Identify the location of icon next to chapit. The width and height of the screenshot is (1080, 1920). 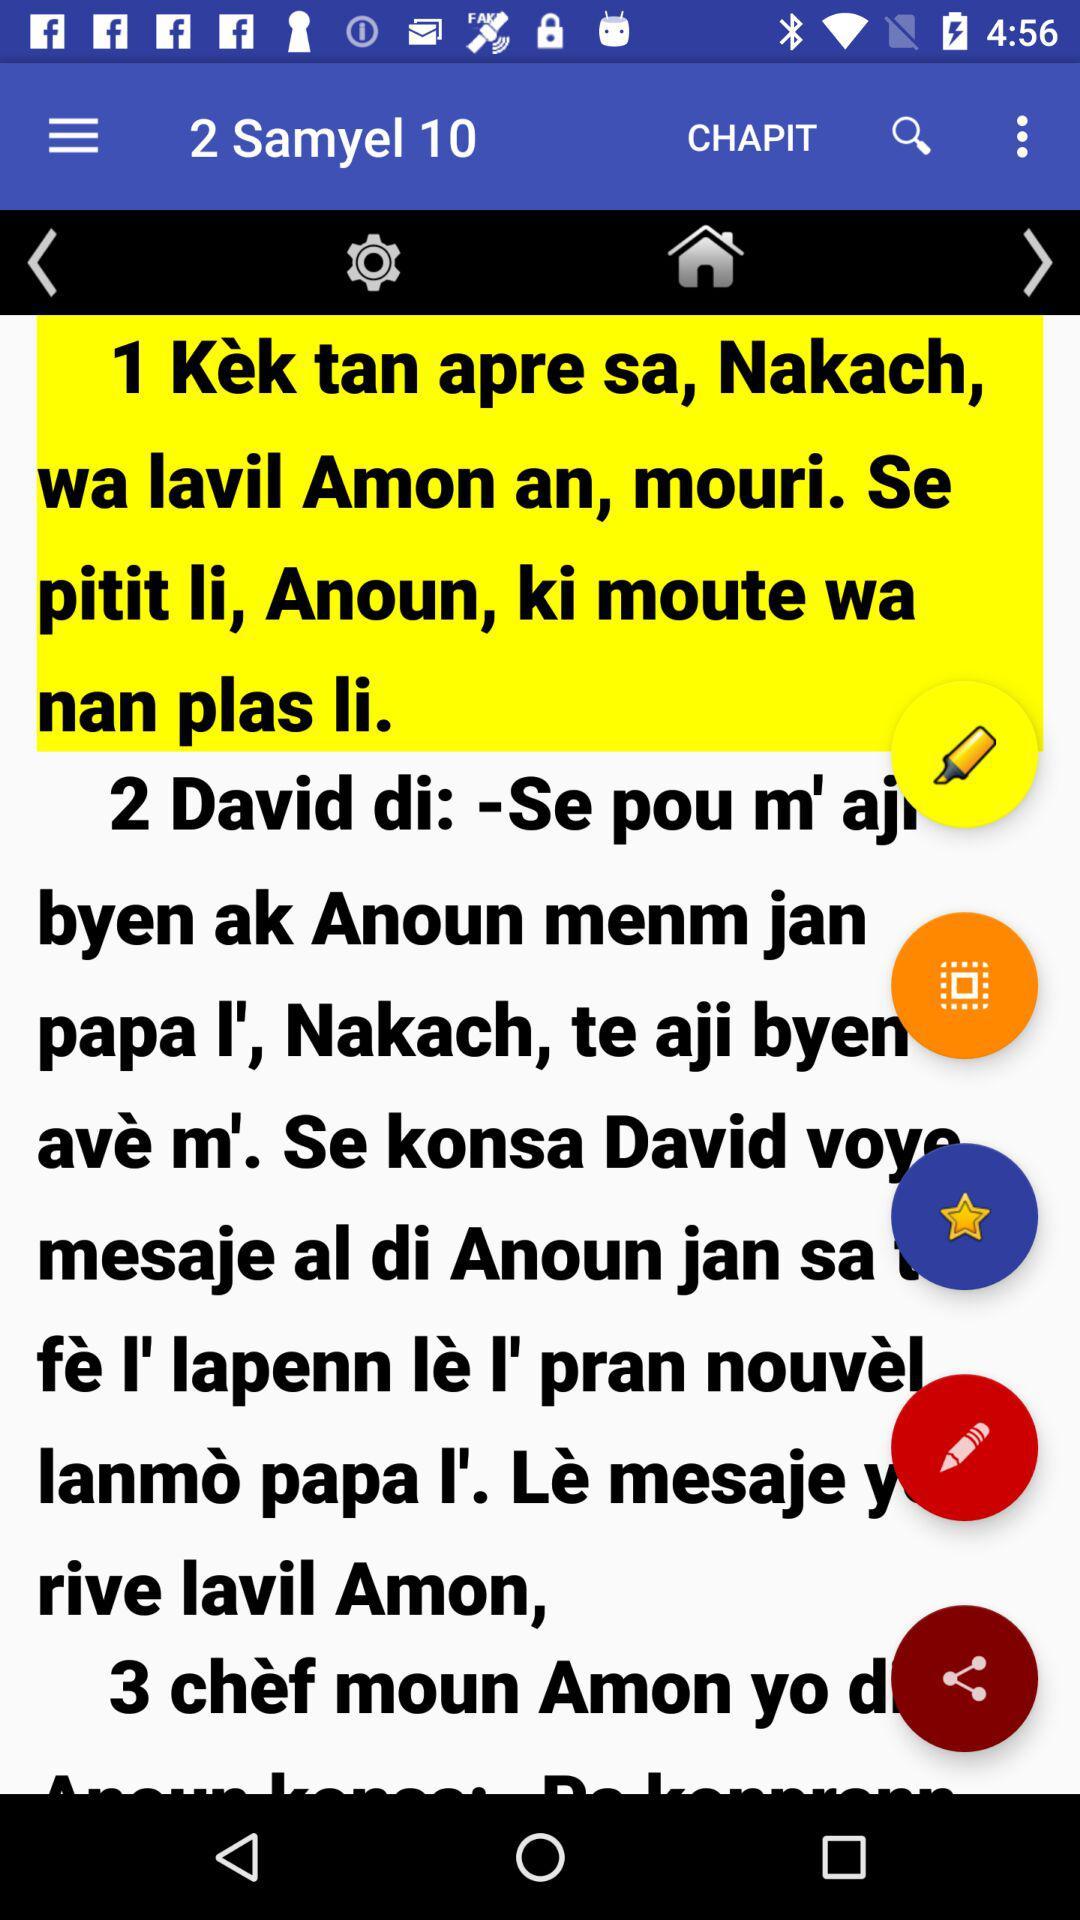
(911, 135).